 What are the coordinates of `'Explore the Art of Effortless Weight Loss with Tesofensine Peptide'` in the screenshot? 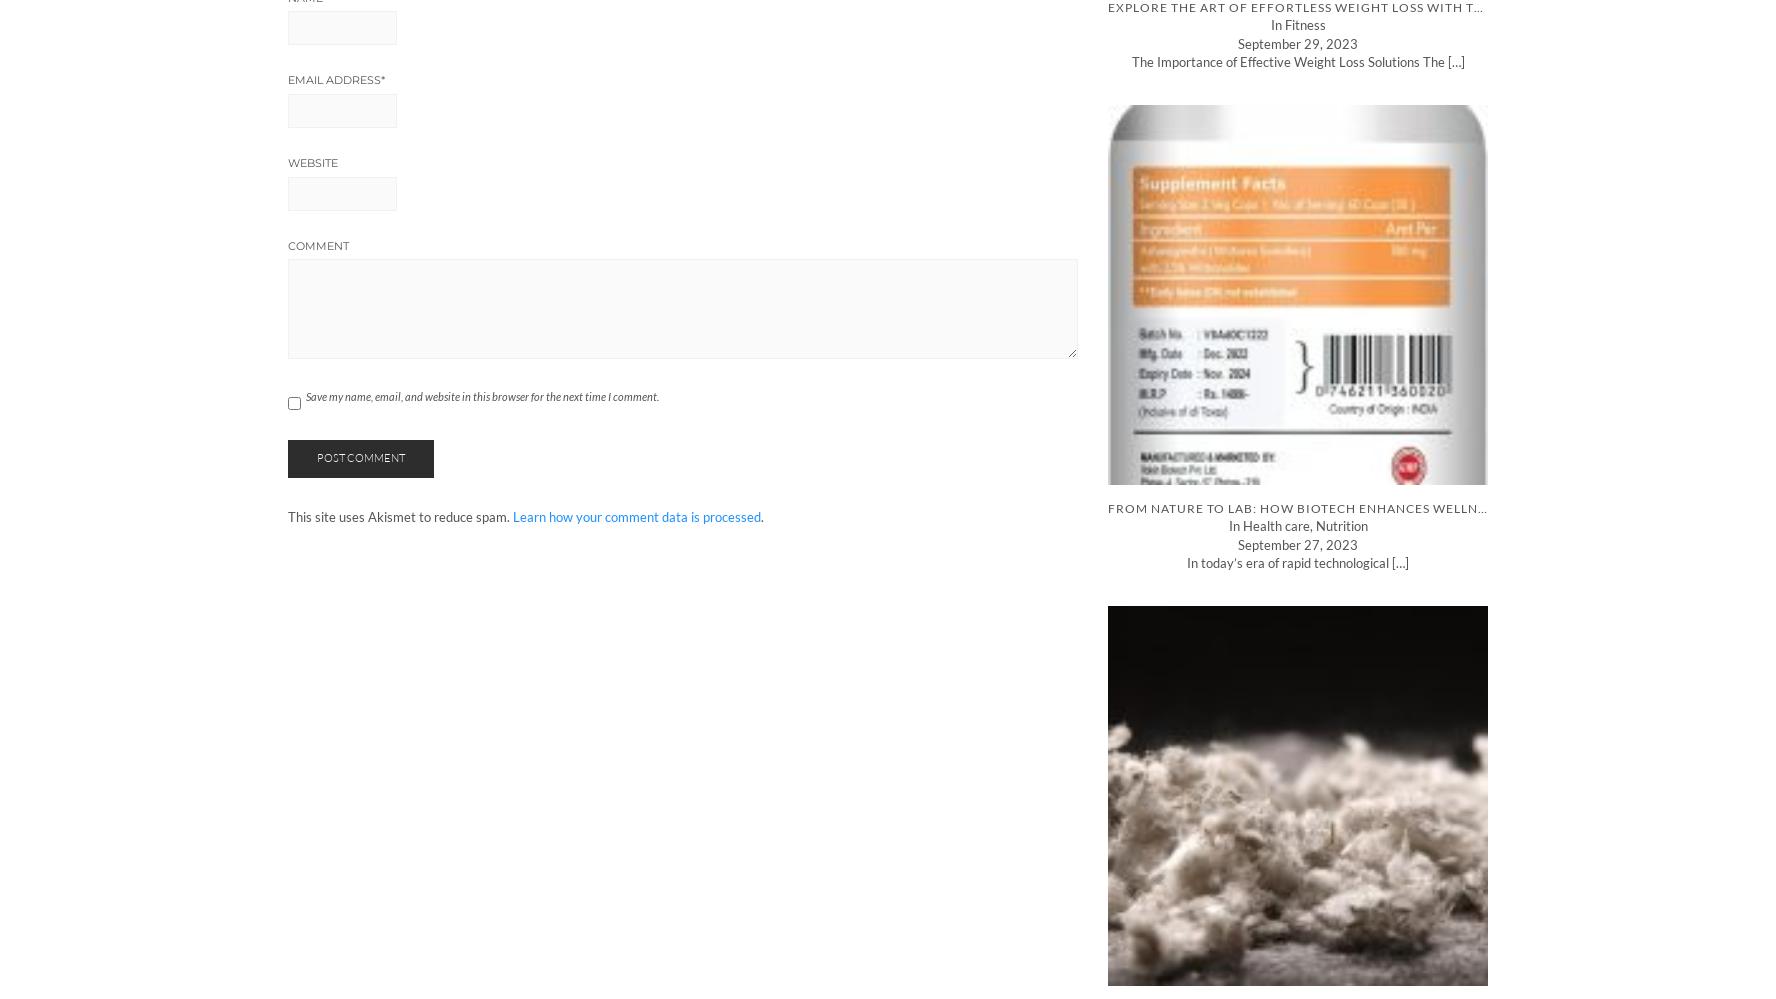 It's located at (1359, 7).